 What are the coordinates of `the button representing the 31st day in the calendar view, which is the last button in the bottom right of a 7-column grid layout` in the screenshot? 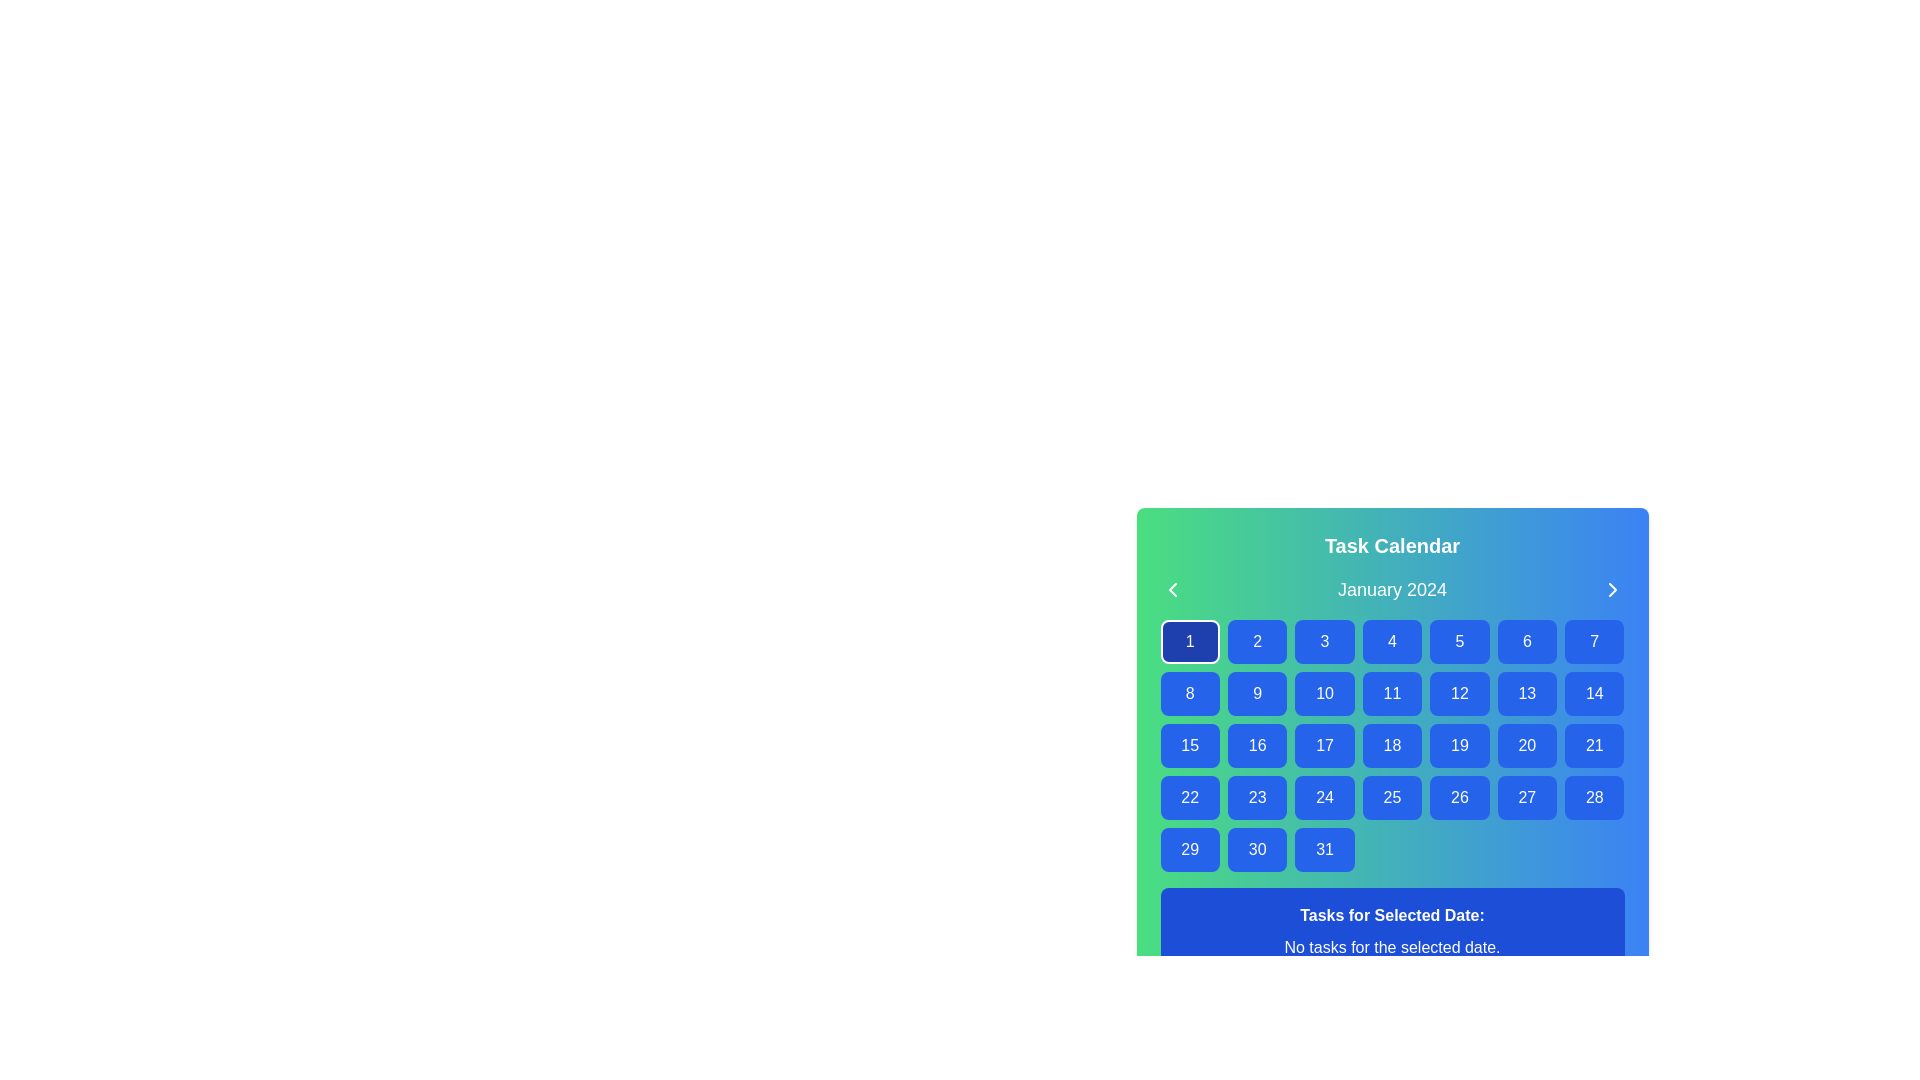 It's located at (1324, 849).